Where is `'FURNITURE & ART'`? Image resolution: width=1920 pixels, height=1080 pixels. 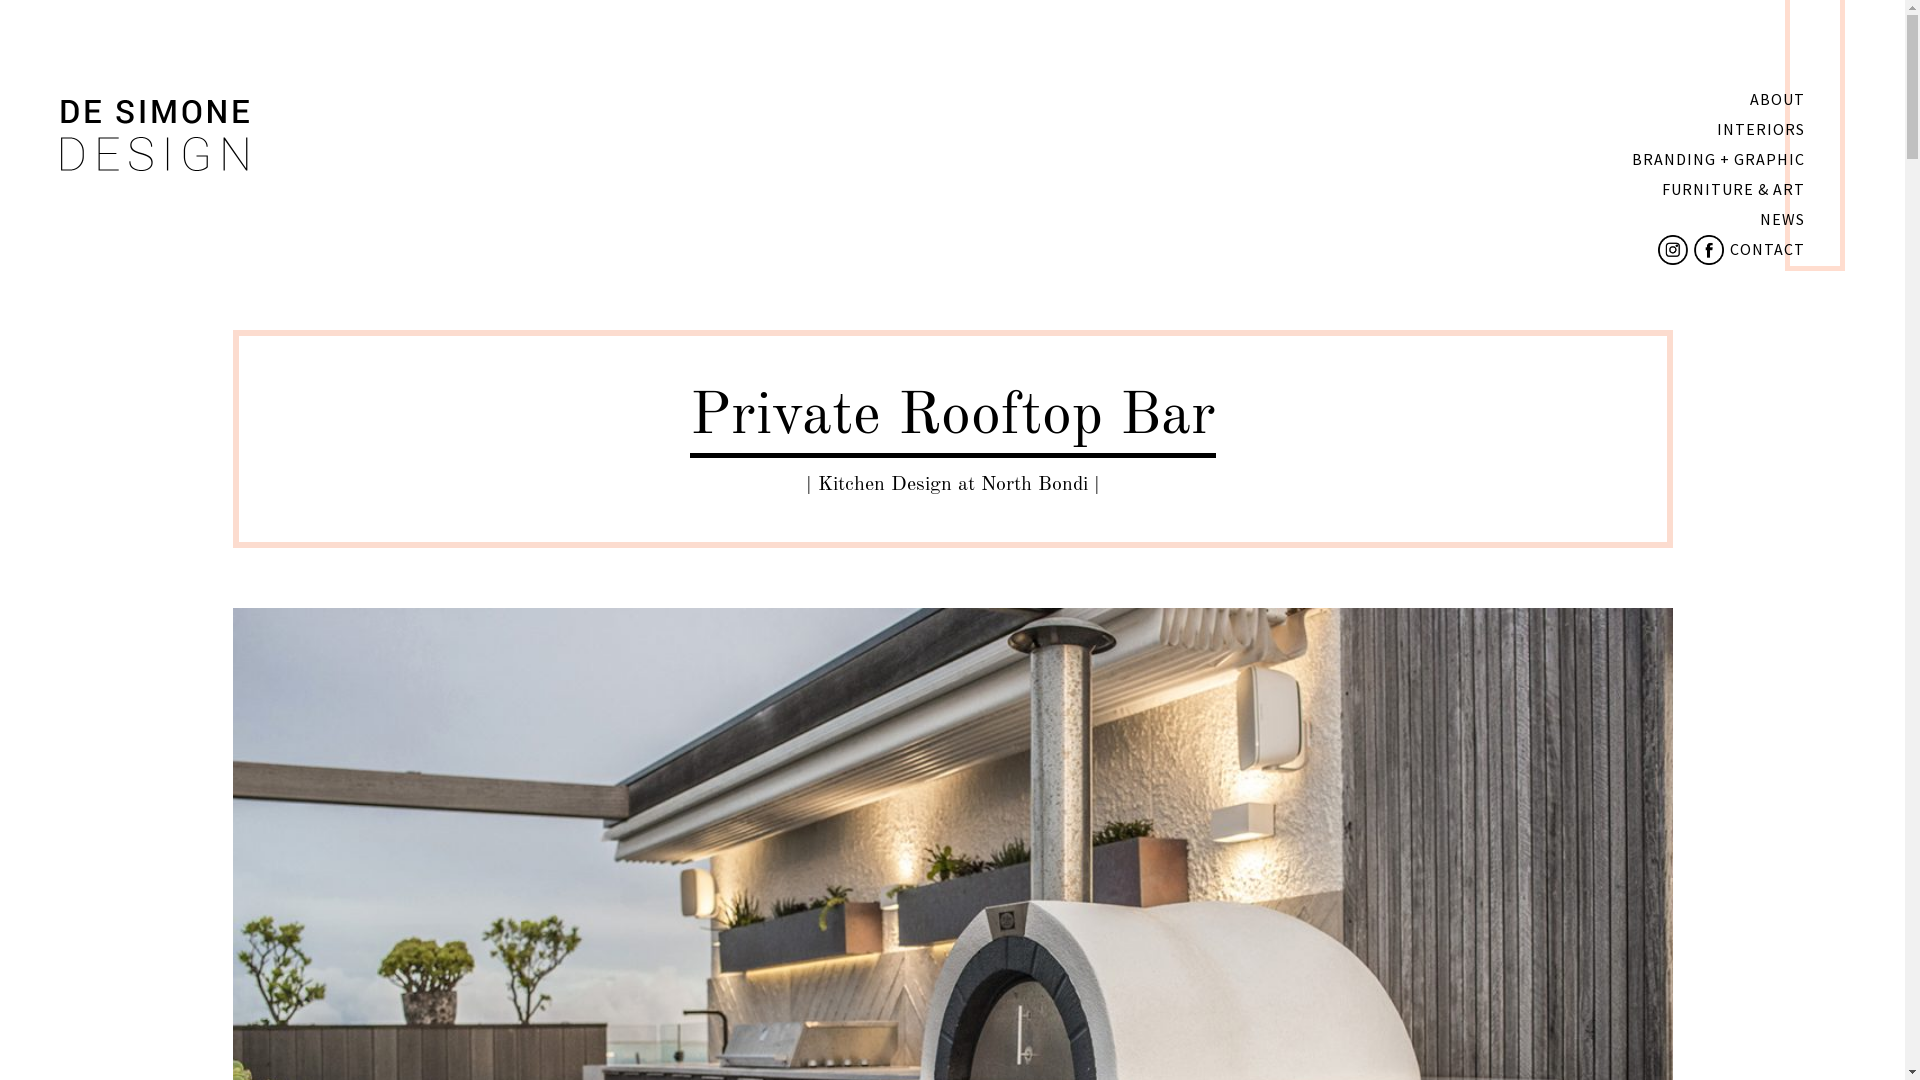
'FURNITURE & ART' is located at coordinates (1732, 189).